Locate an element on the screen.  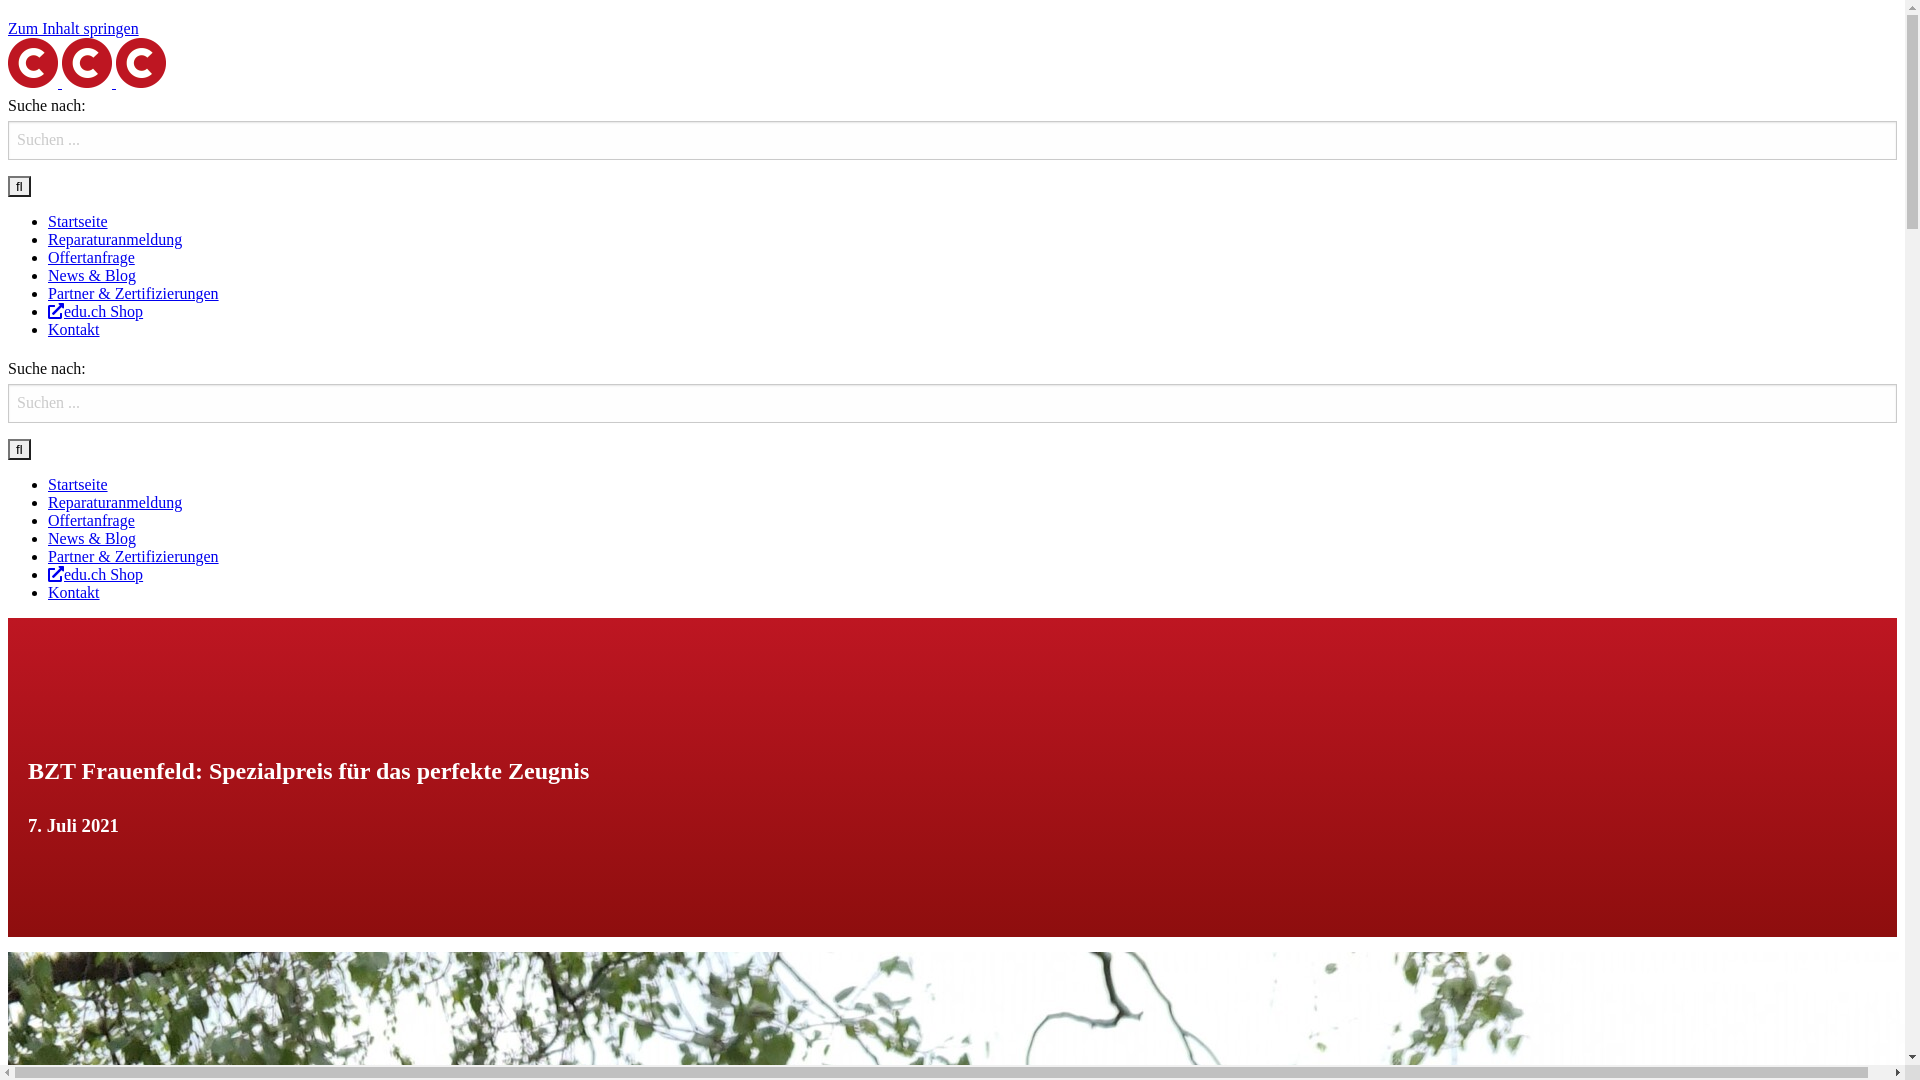
'Zum Inhalt springen' is located at coordinates (73, 28).